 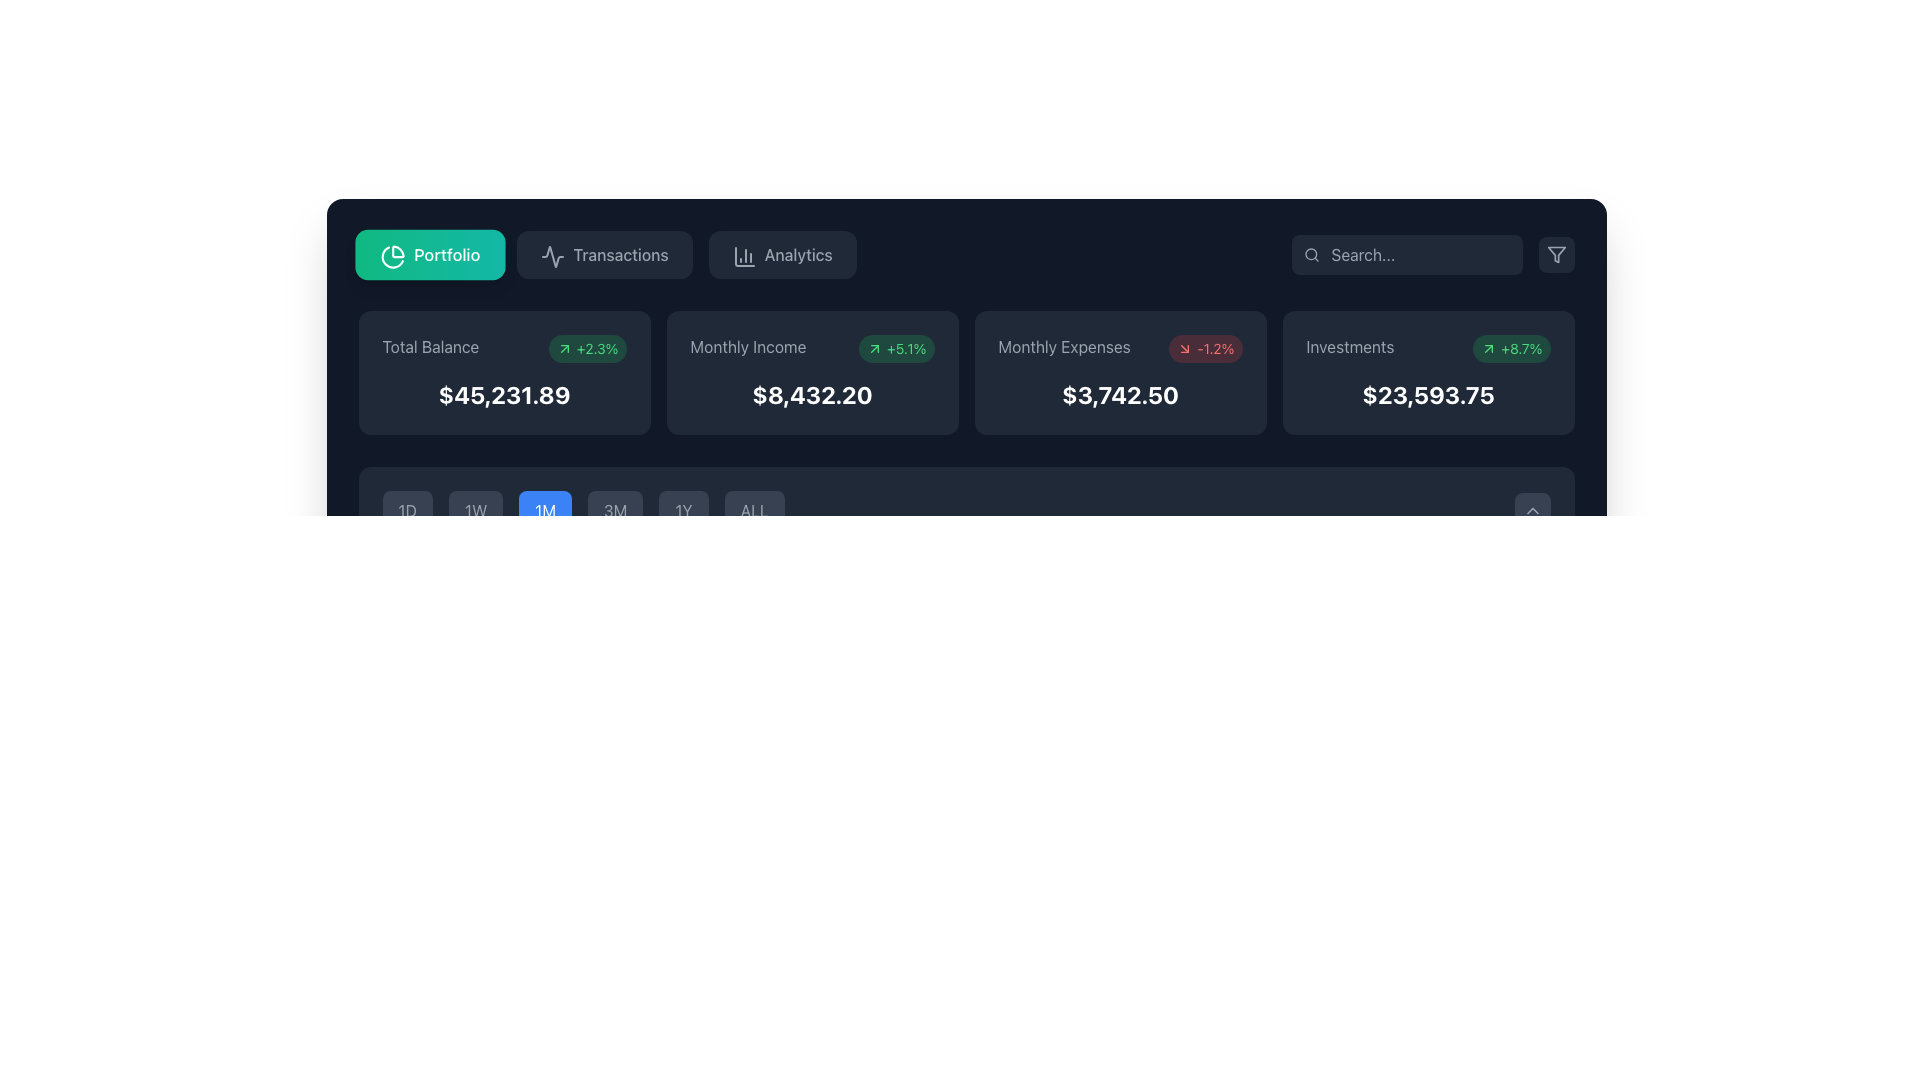 I want to click on the small capsule-shaped label with a green background and text '+2.3%' located in the top-right corner of the 'Total Balance' section on the dashboard, so click(x=586, y=347).